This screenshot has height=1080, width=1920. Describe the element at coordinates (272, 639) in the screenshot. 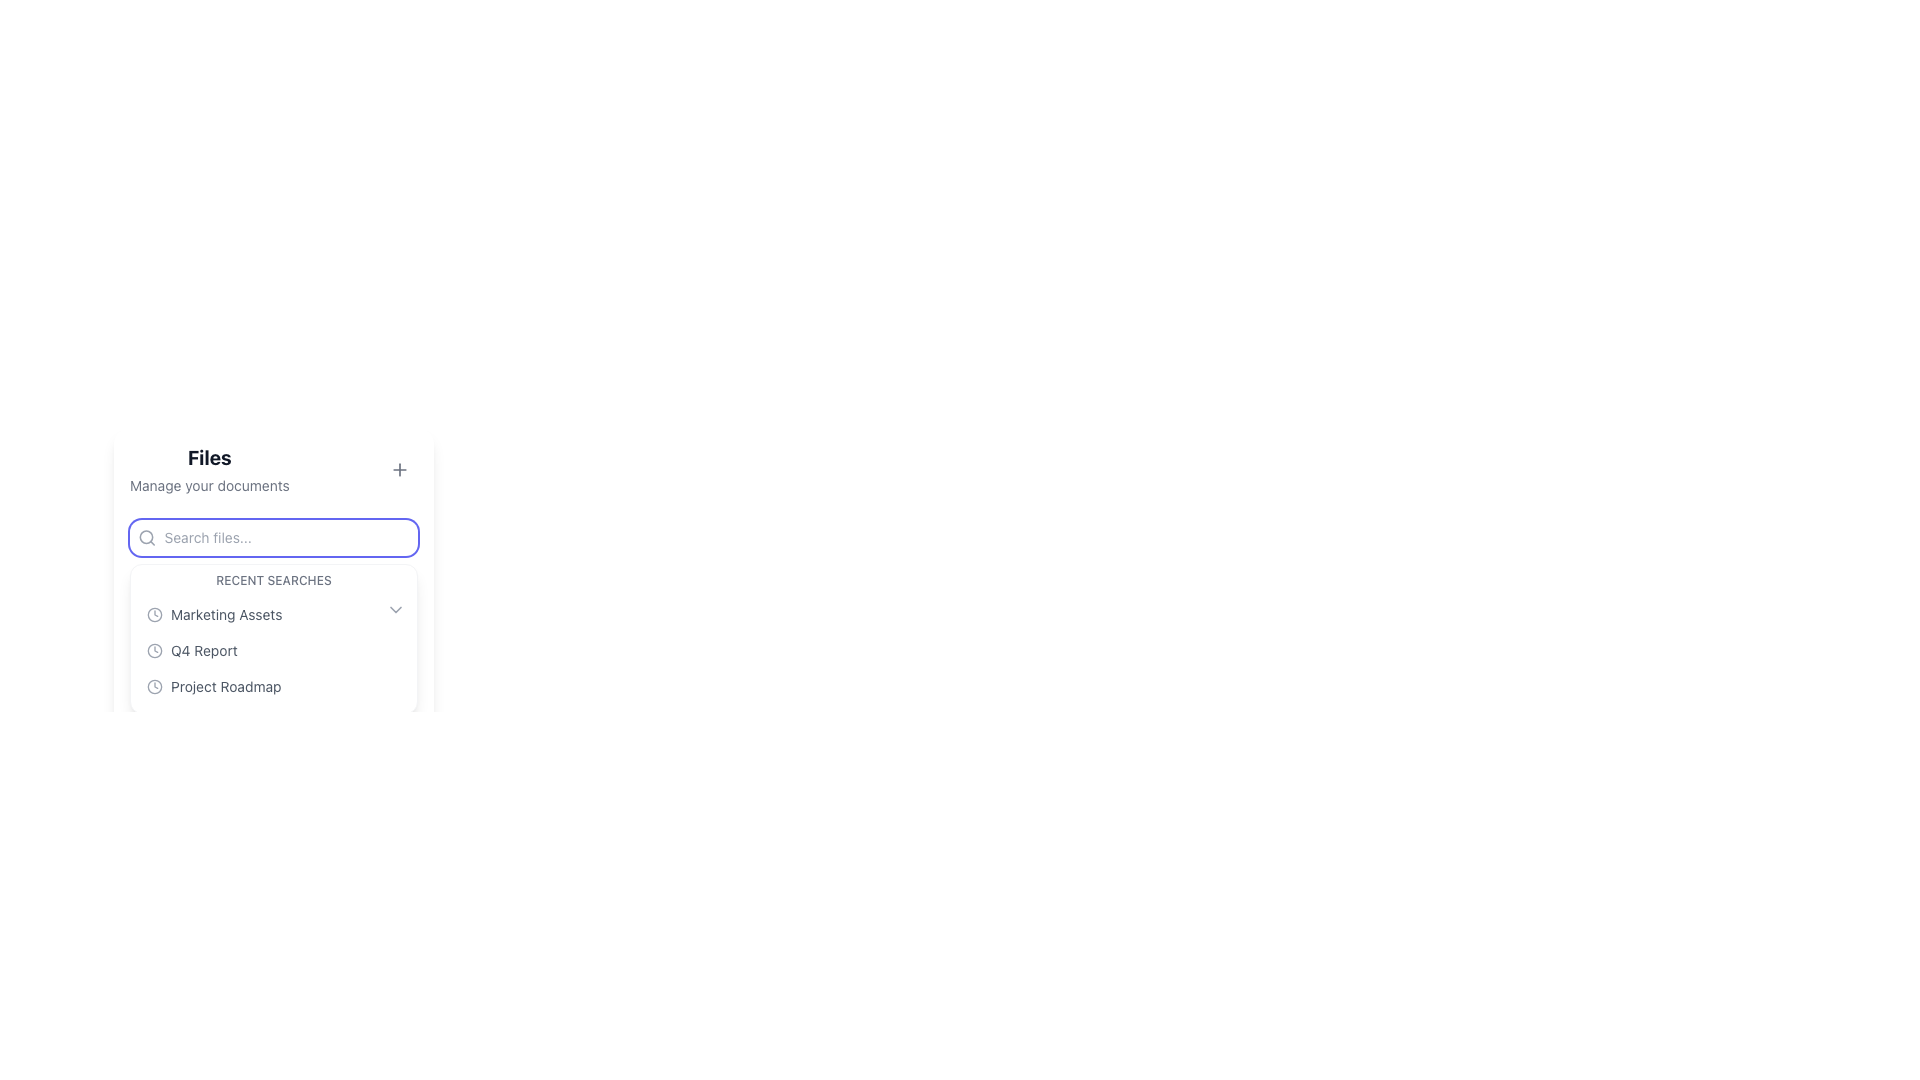

I see `the 'RECENT SEARCHES' dropdown menu` at that location.